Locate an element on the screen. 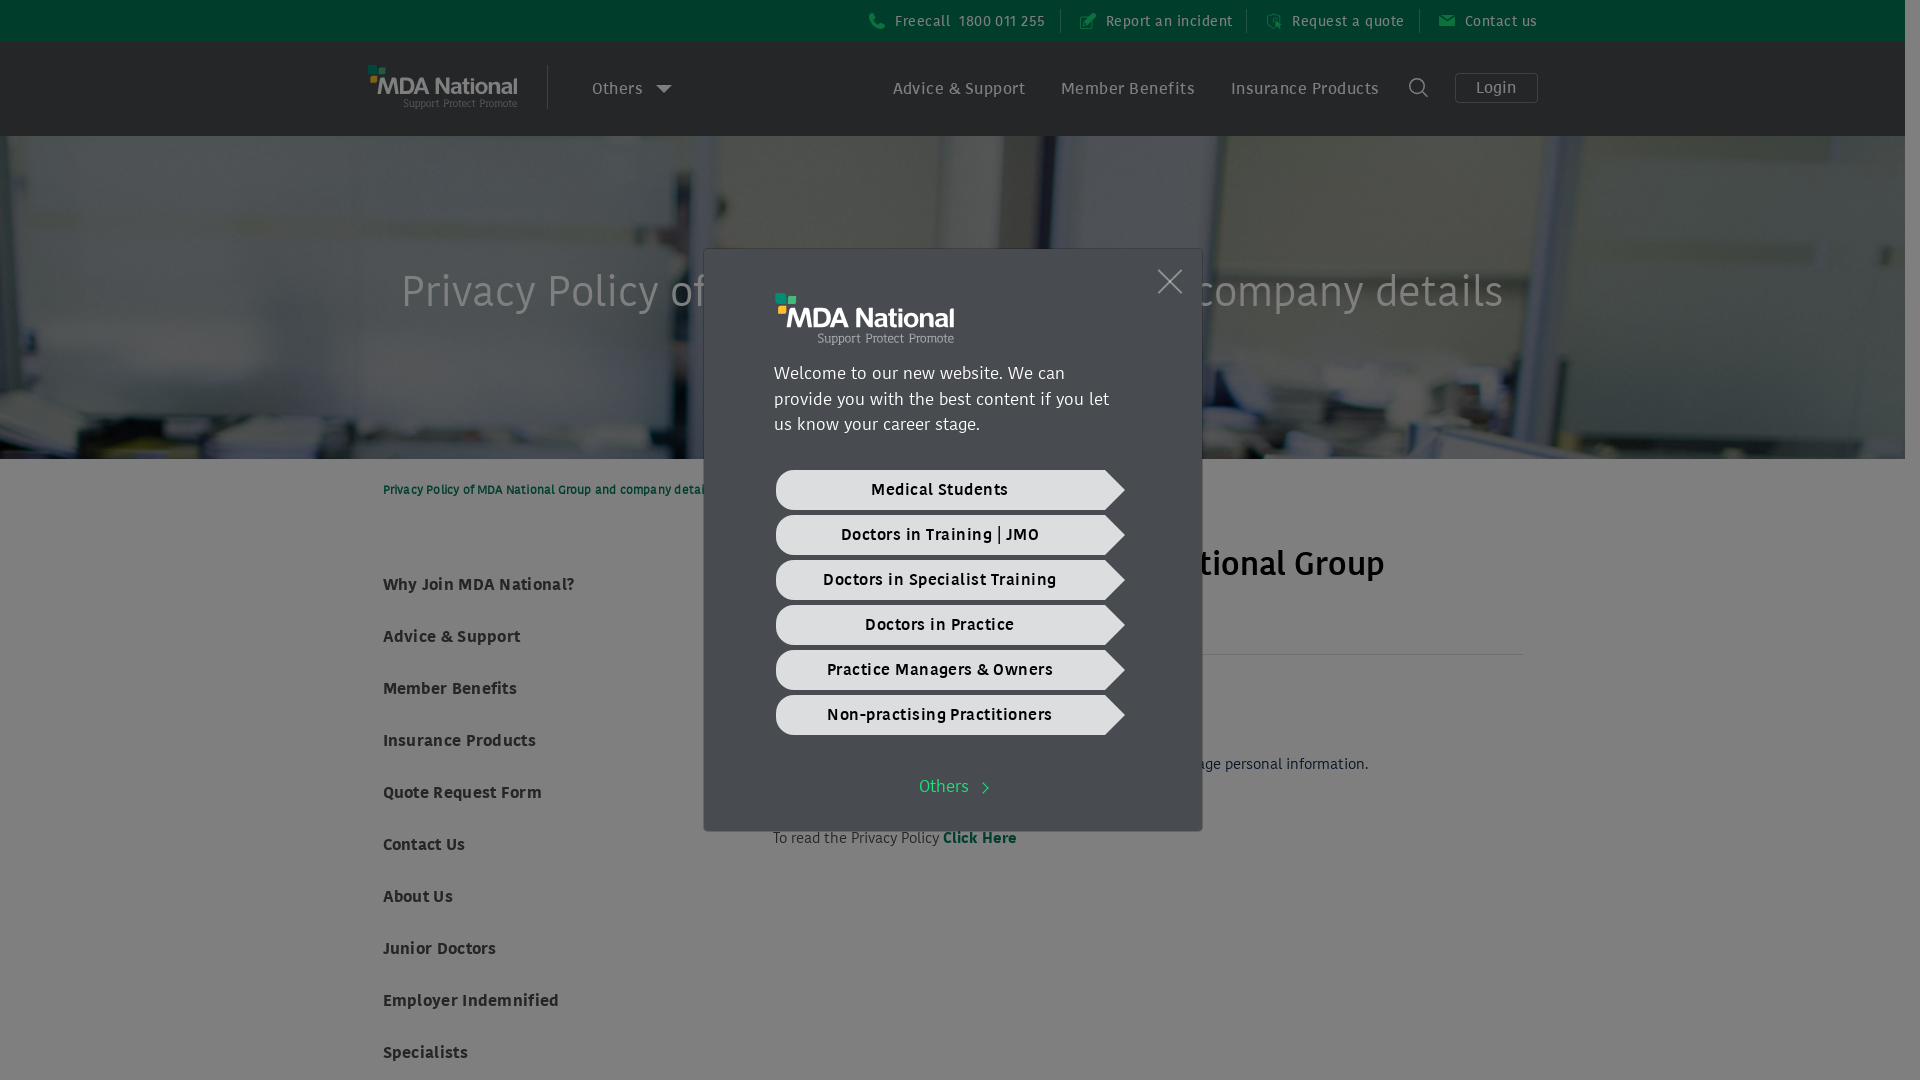 Image resolution: width=1920 pixels, height=1080 pixels. 'Insurance Products' is located at coordinates (457, 740).